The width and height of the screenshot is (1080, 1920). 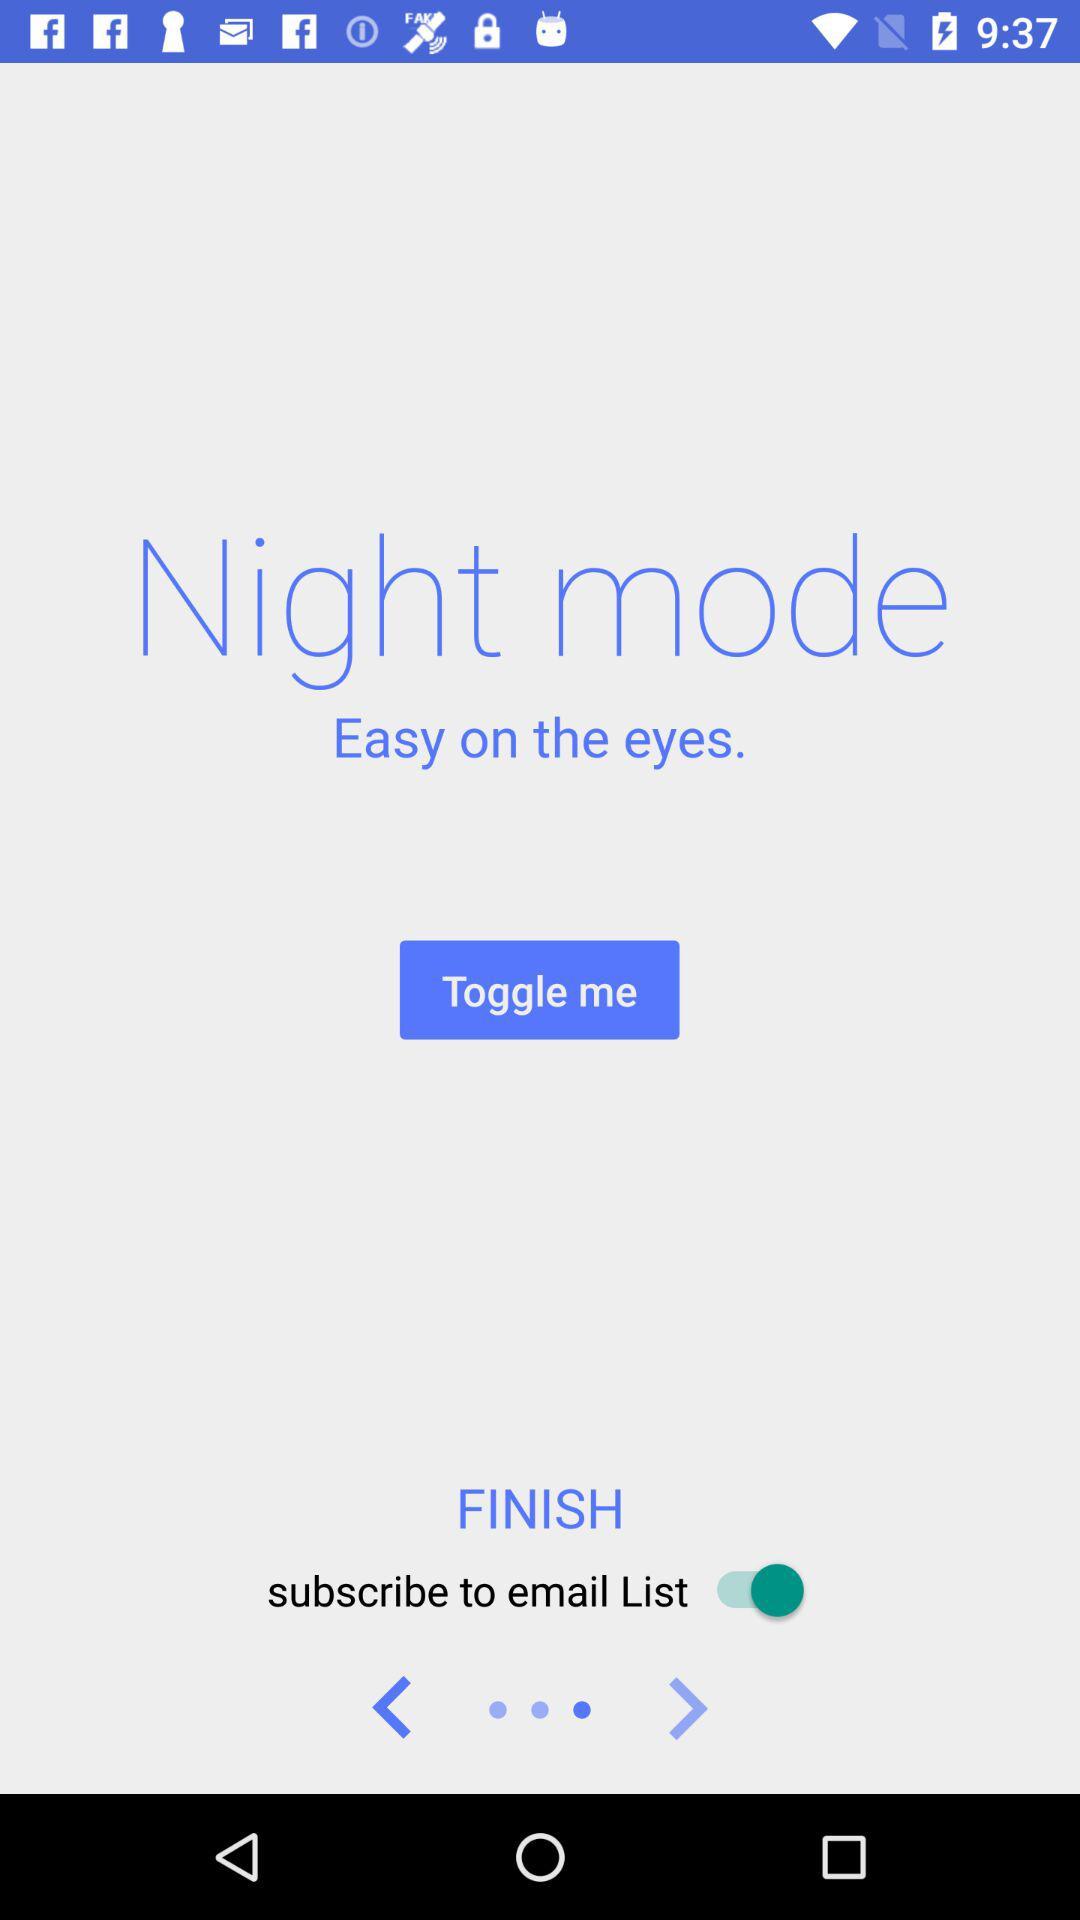 I want to click on previous, so click(x=393, y=1708).